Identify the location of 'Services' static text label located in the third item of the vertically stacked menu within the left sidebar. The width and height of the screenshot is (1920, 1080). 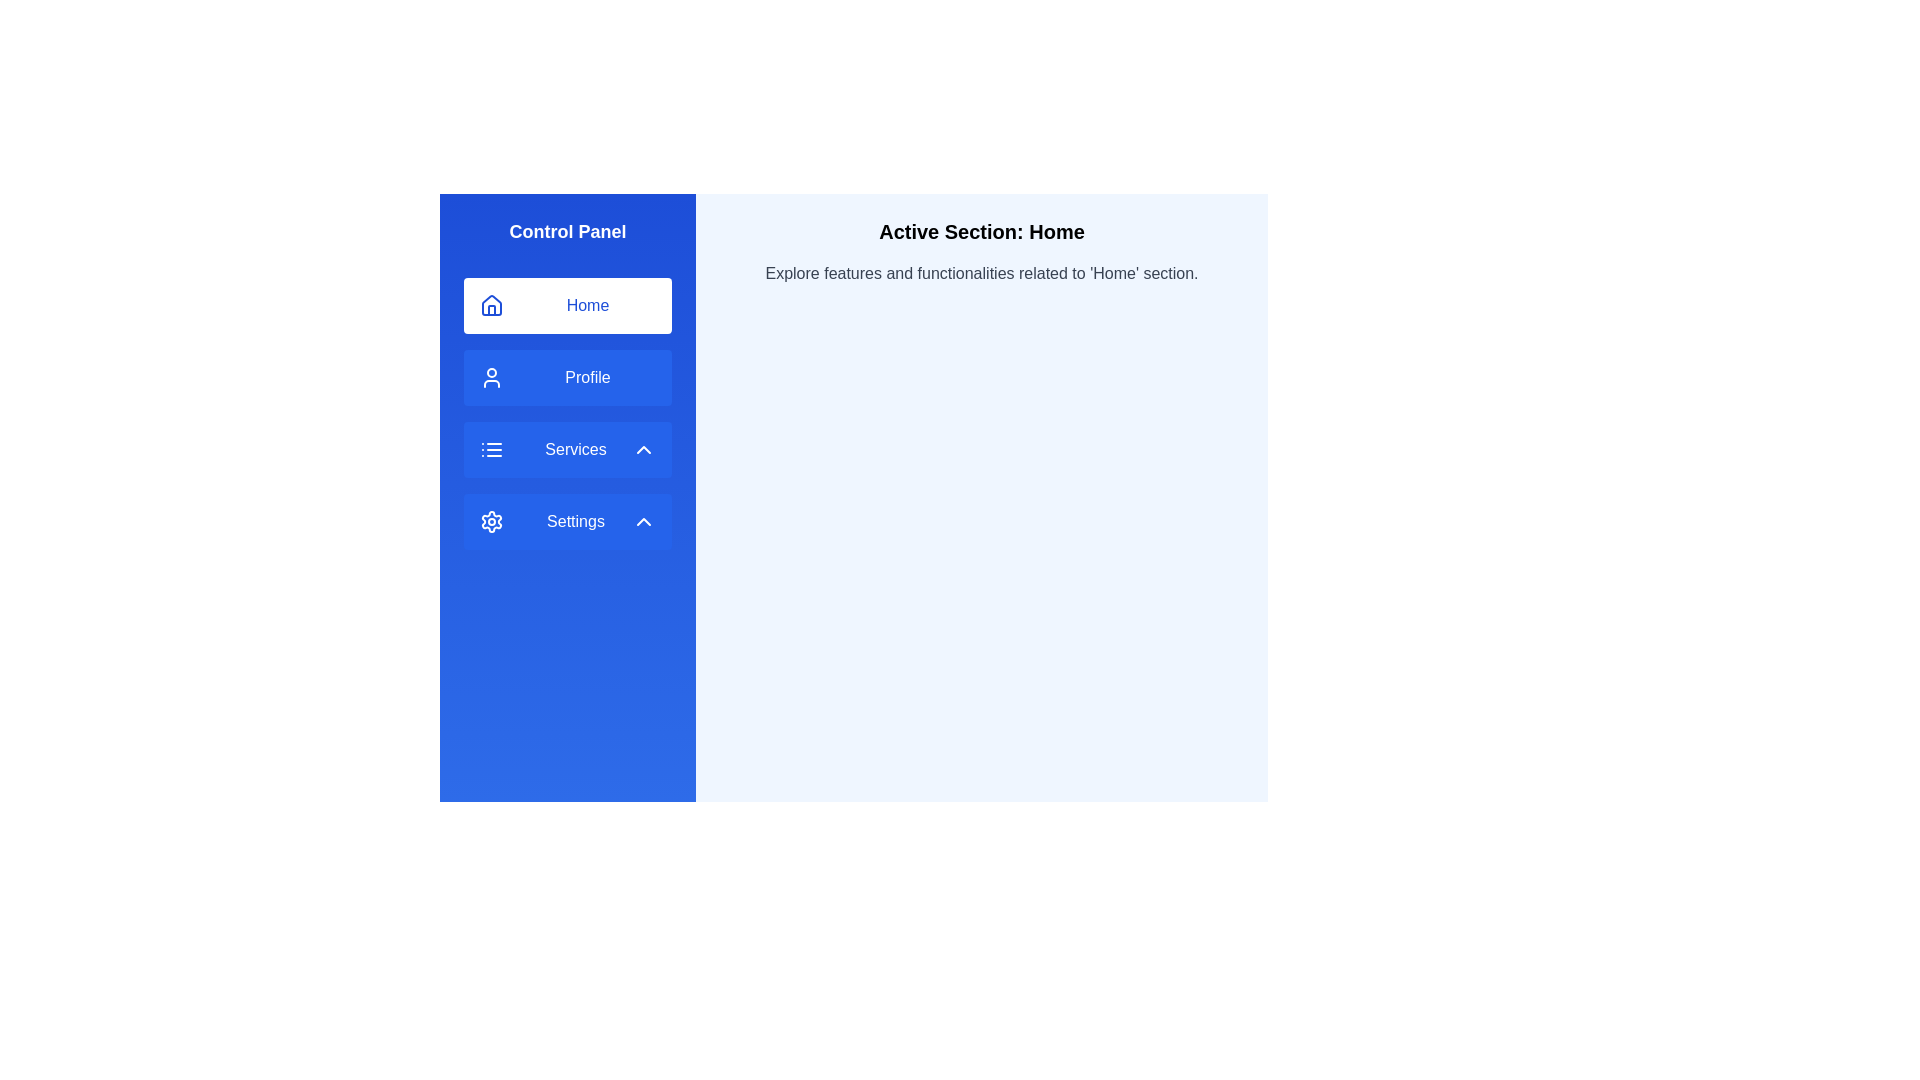
(575, 450).